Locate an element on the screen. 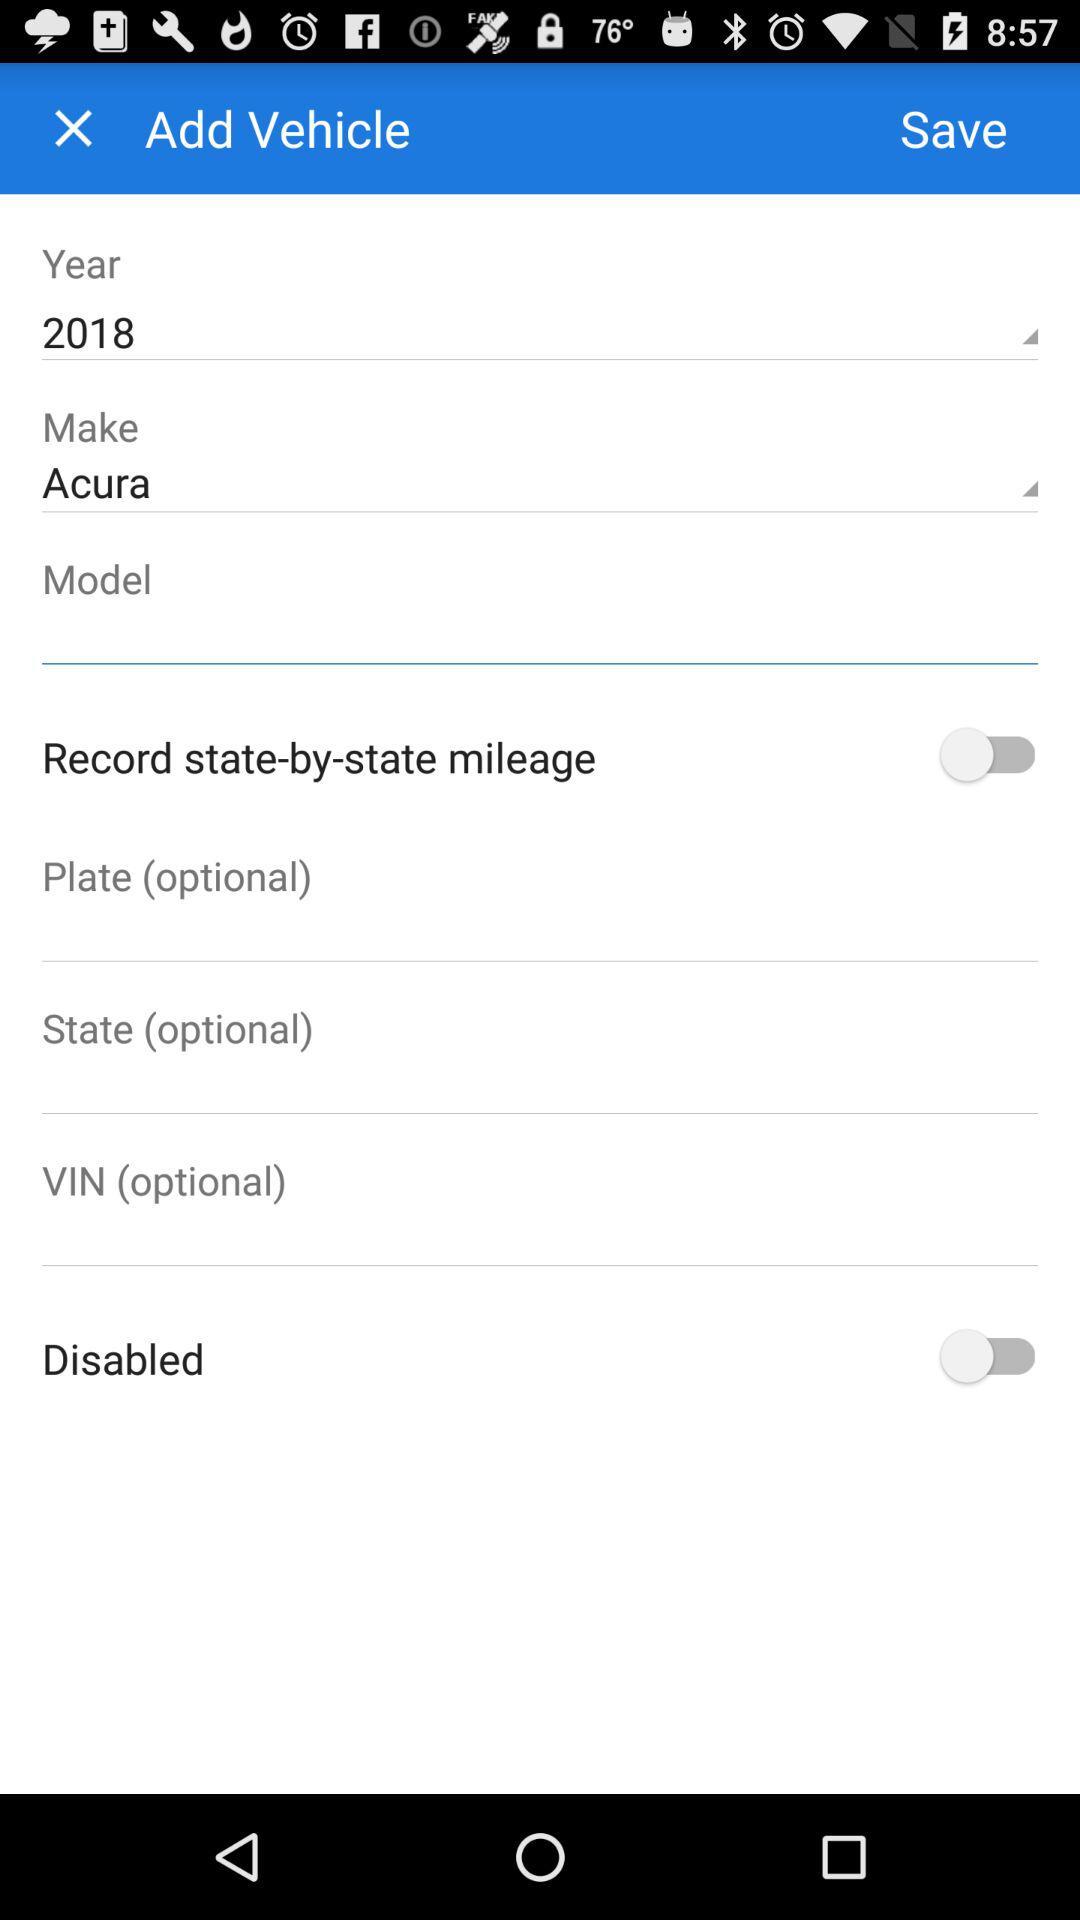  vpn address is located at coordinates (540, 1235).